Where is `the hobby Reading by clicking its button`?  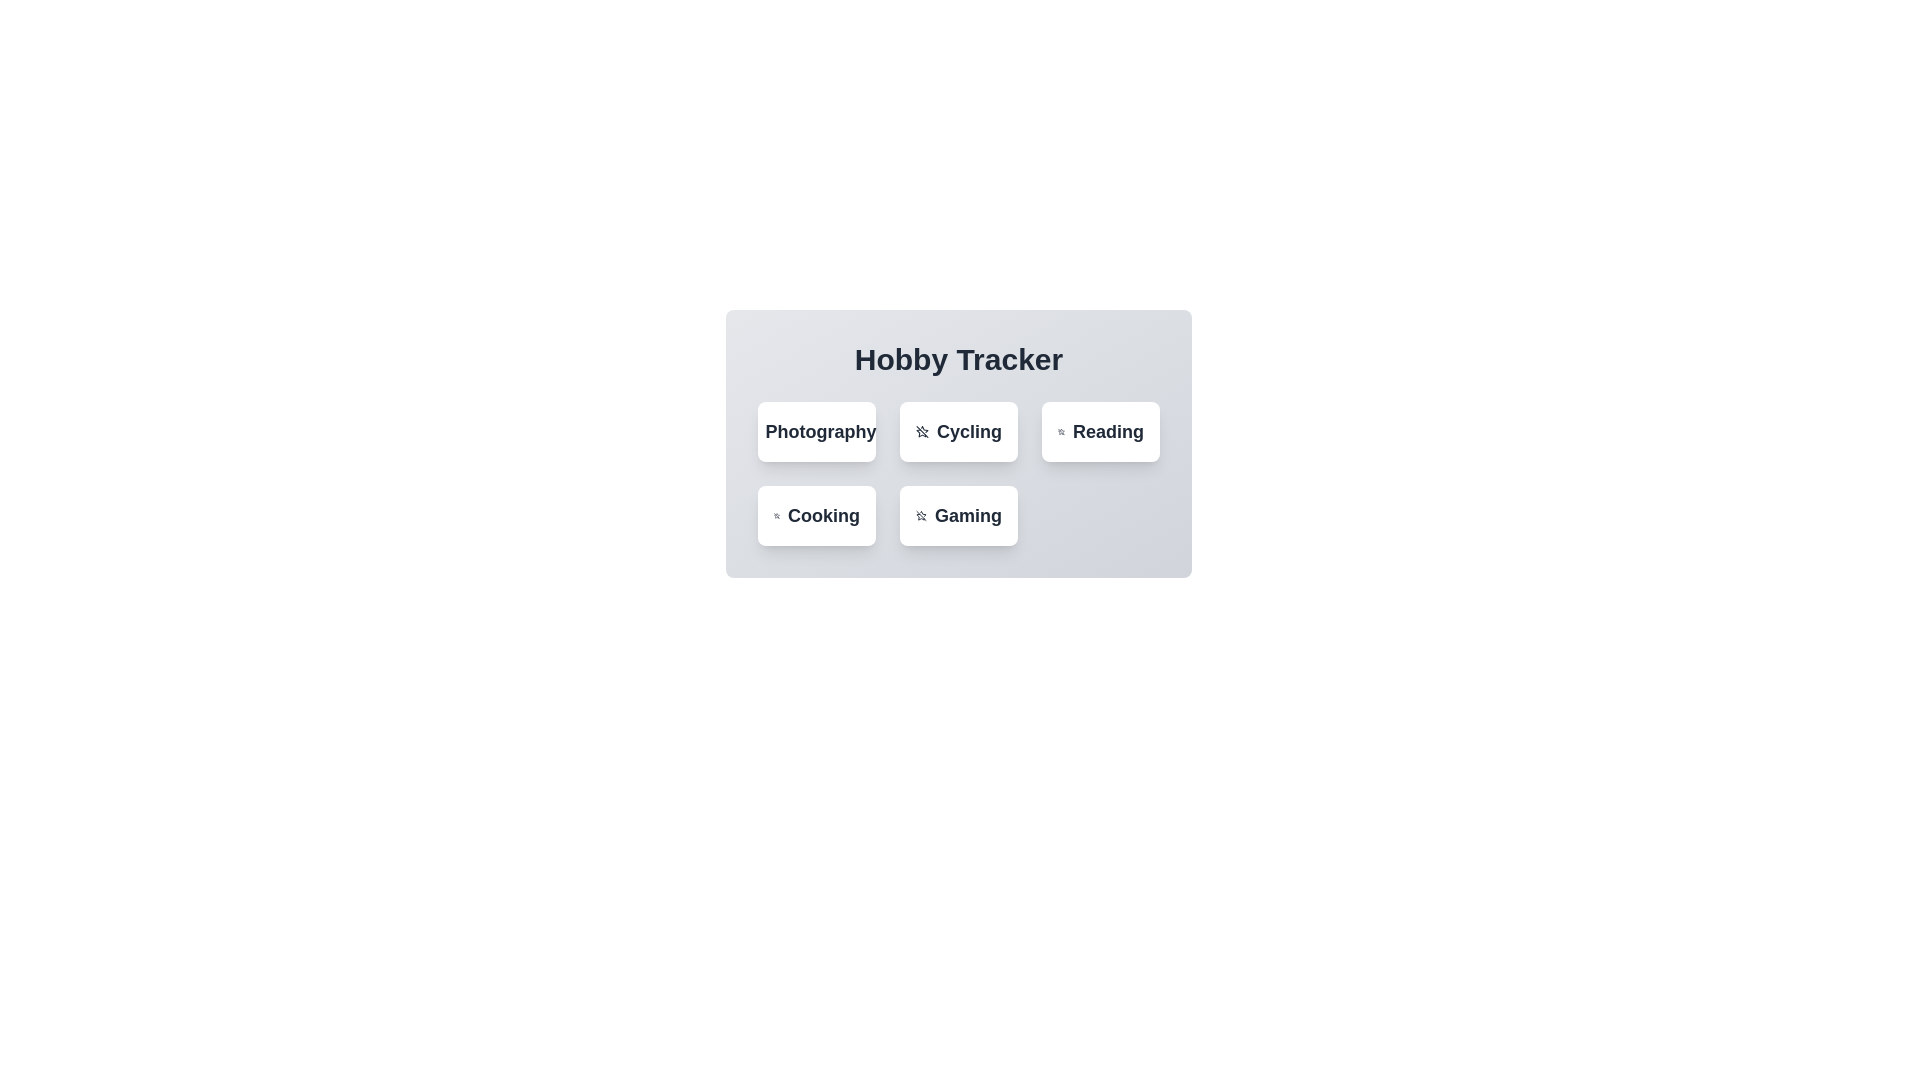
the hobby Reading by clicking its button is located at coordinates (1099, 431).